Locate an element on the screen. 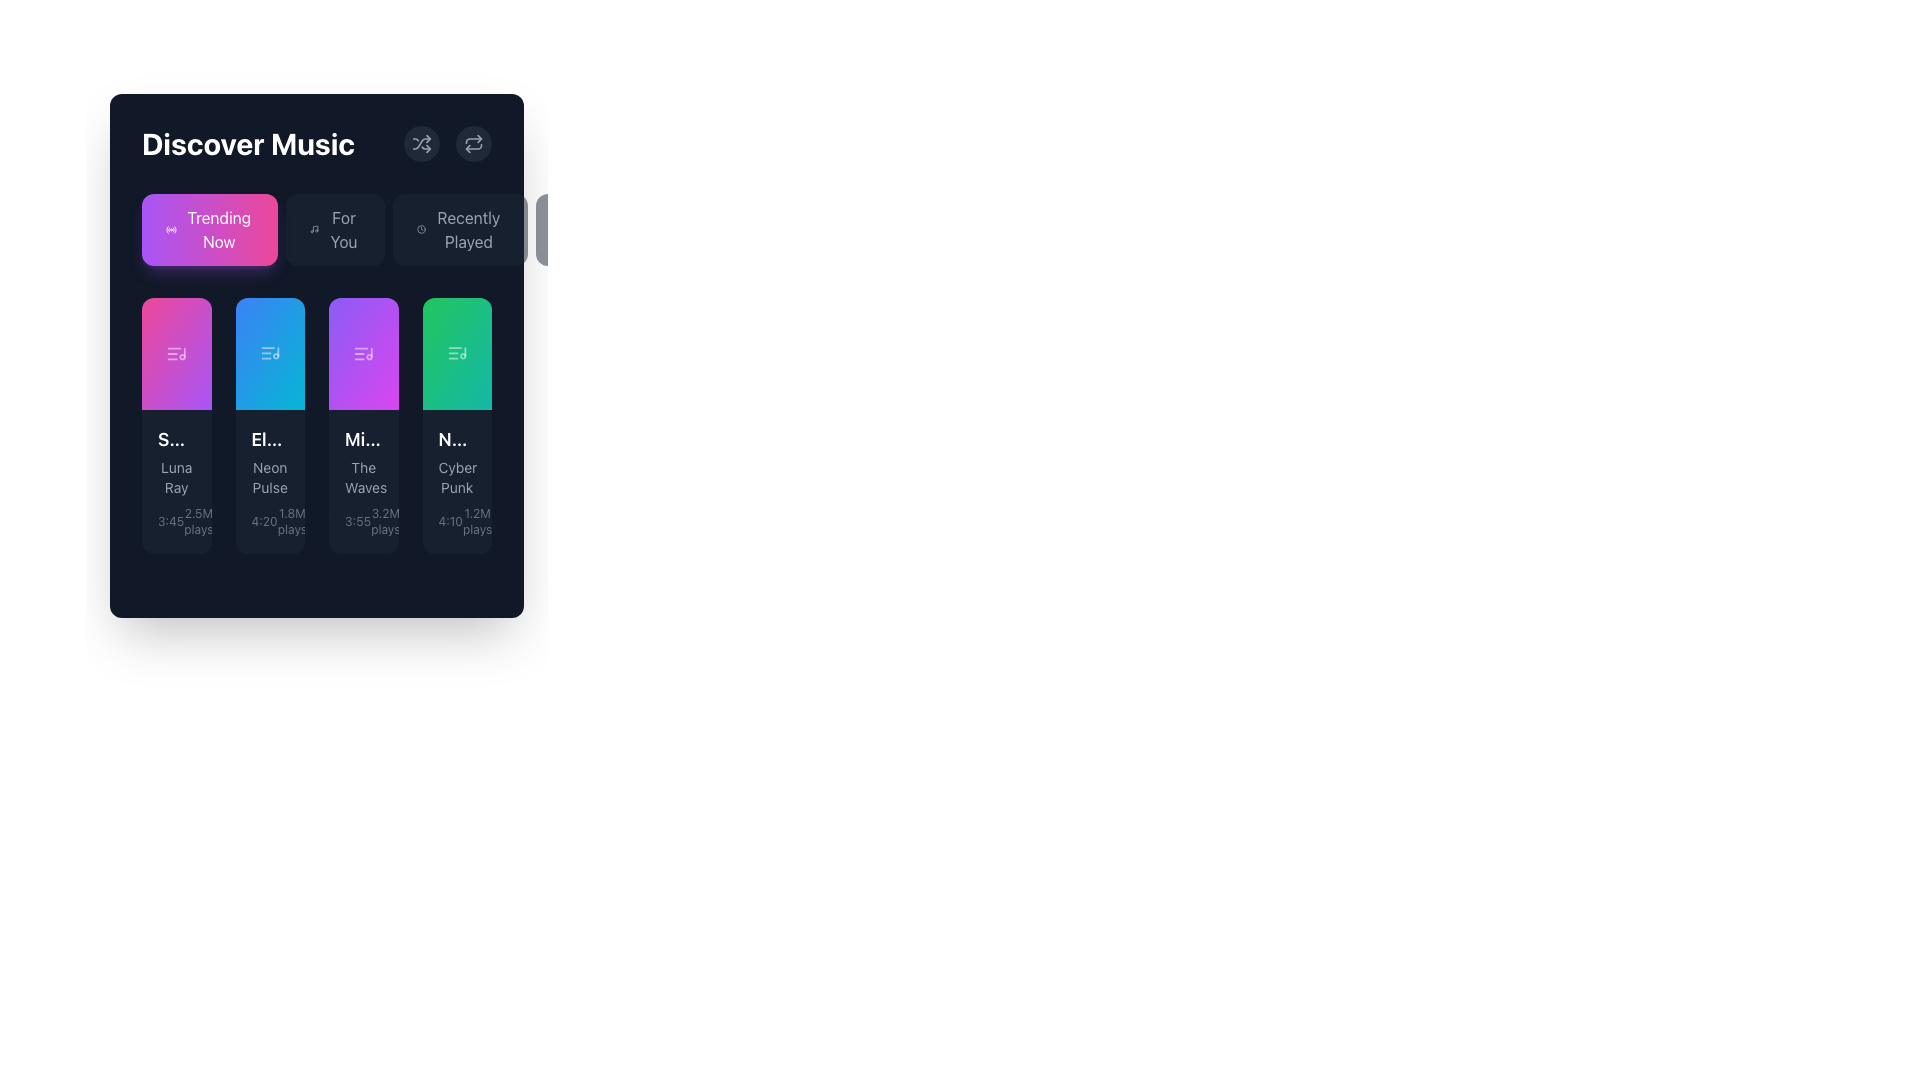 The height and width of the screenshot is (1080, 1920). the text label element displaying 'Neon Pulse', which is located below the title 'Electric Dreams' and above the play duration and play count in the 'Discover Music' section is located at coordinates (269, 478).